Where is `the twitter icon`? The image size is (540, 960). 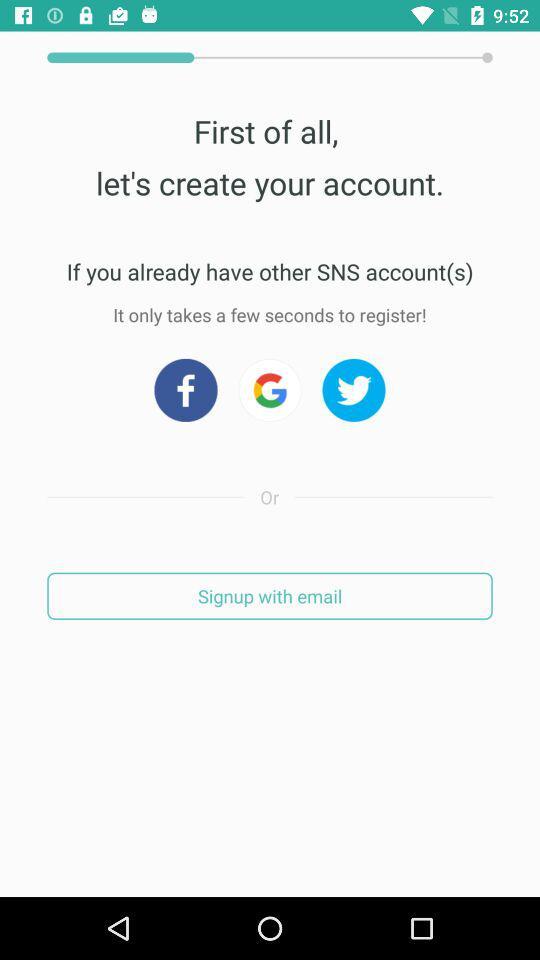 the twitter icon is located at coordinates (353, 389).